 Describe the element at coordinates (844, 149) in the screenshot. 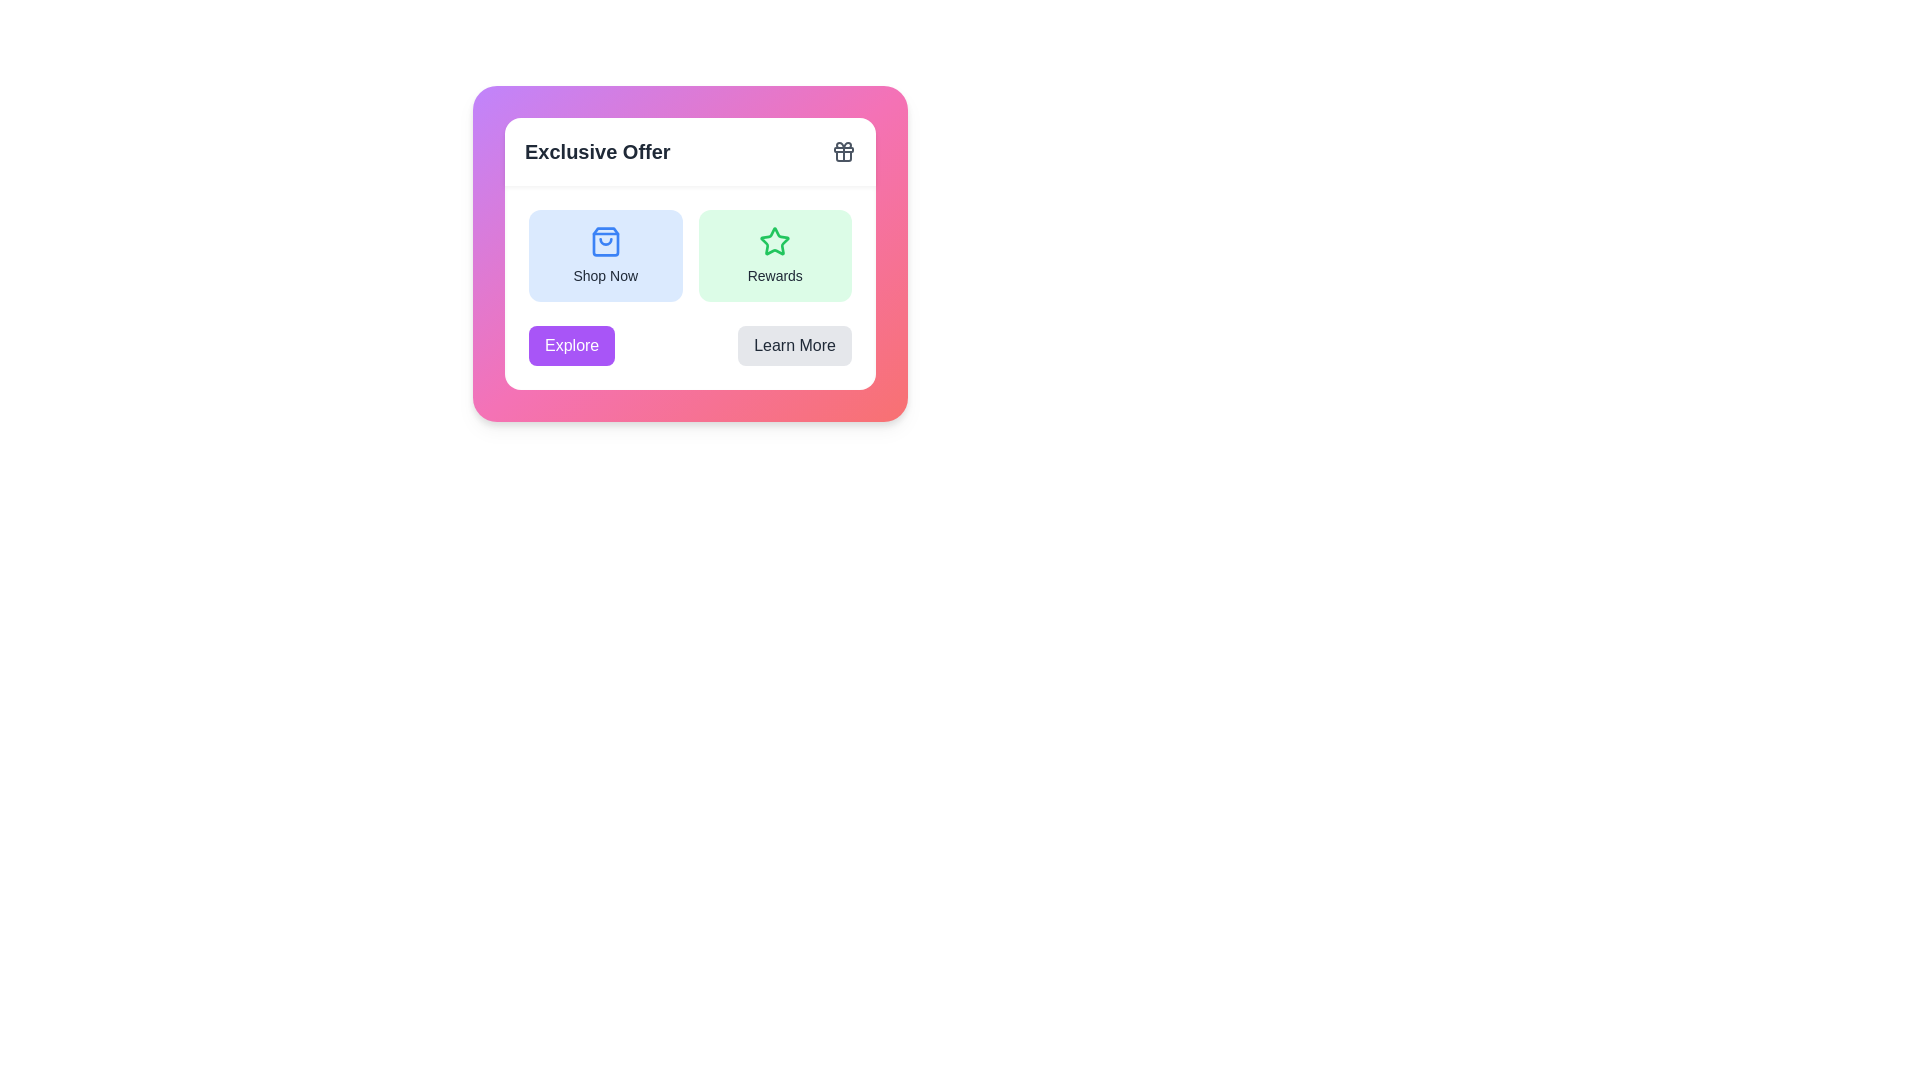

I see `the decorative graphical element within the SVG gift icon located in the top right corner of the 'Exclusive Offer' panel` at that location.